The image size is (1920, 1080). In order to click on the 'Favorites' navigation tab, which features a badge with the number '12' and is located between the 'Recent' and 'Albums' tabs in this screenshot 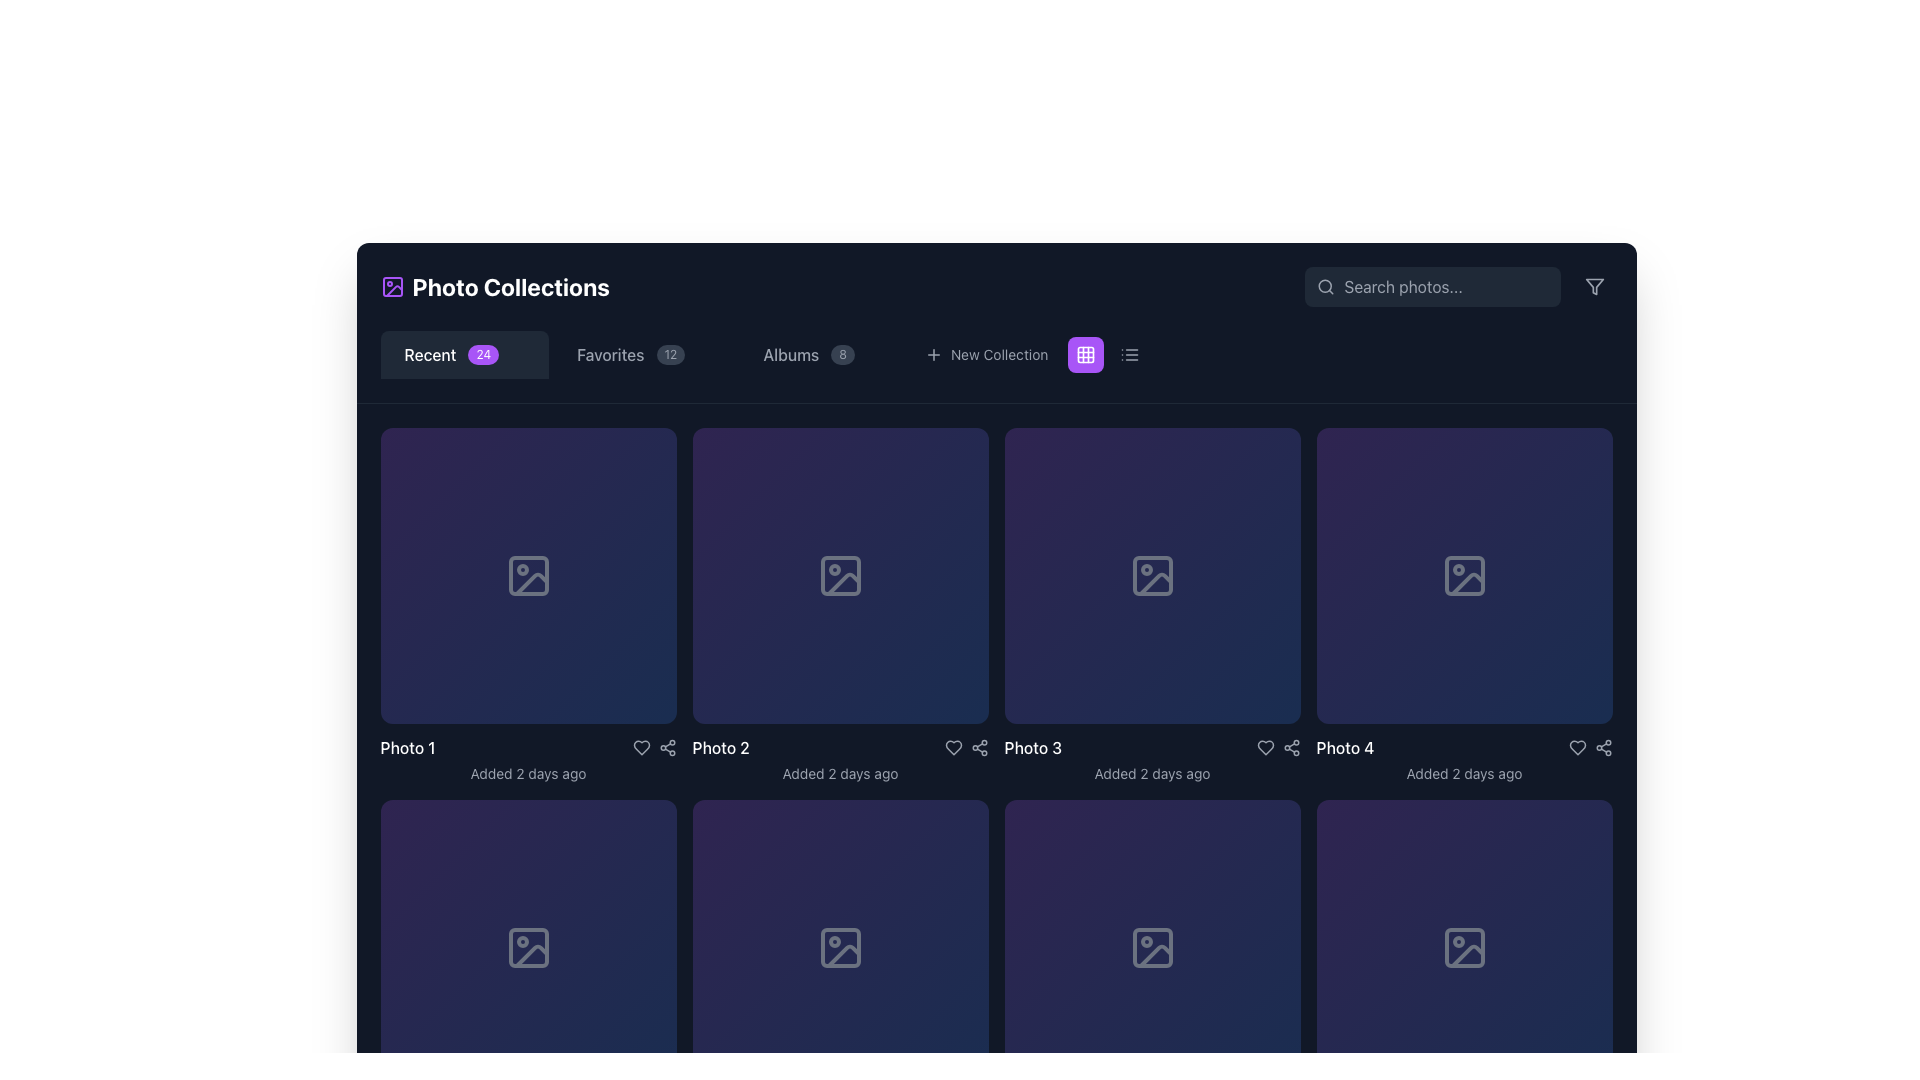, I will do `click(643, 353)`.